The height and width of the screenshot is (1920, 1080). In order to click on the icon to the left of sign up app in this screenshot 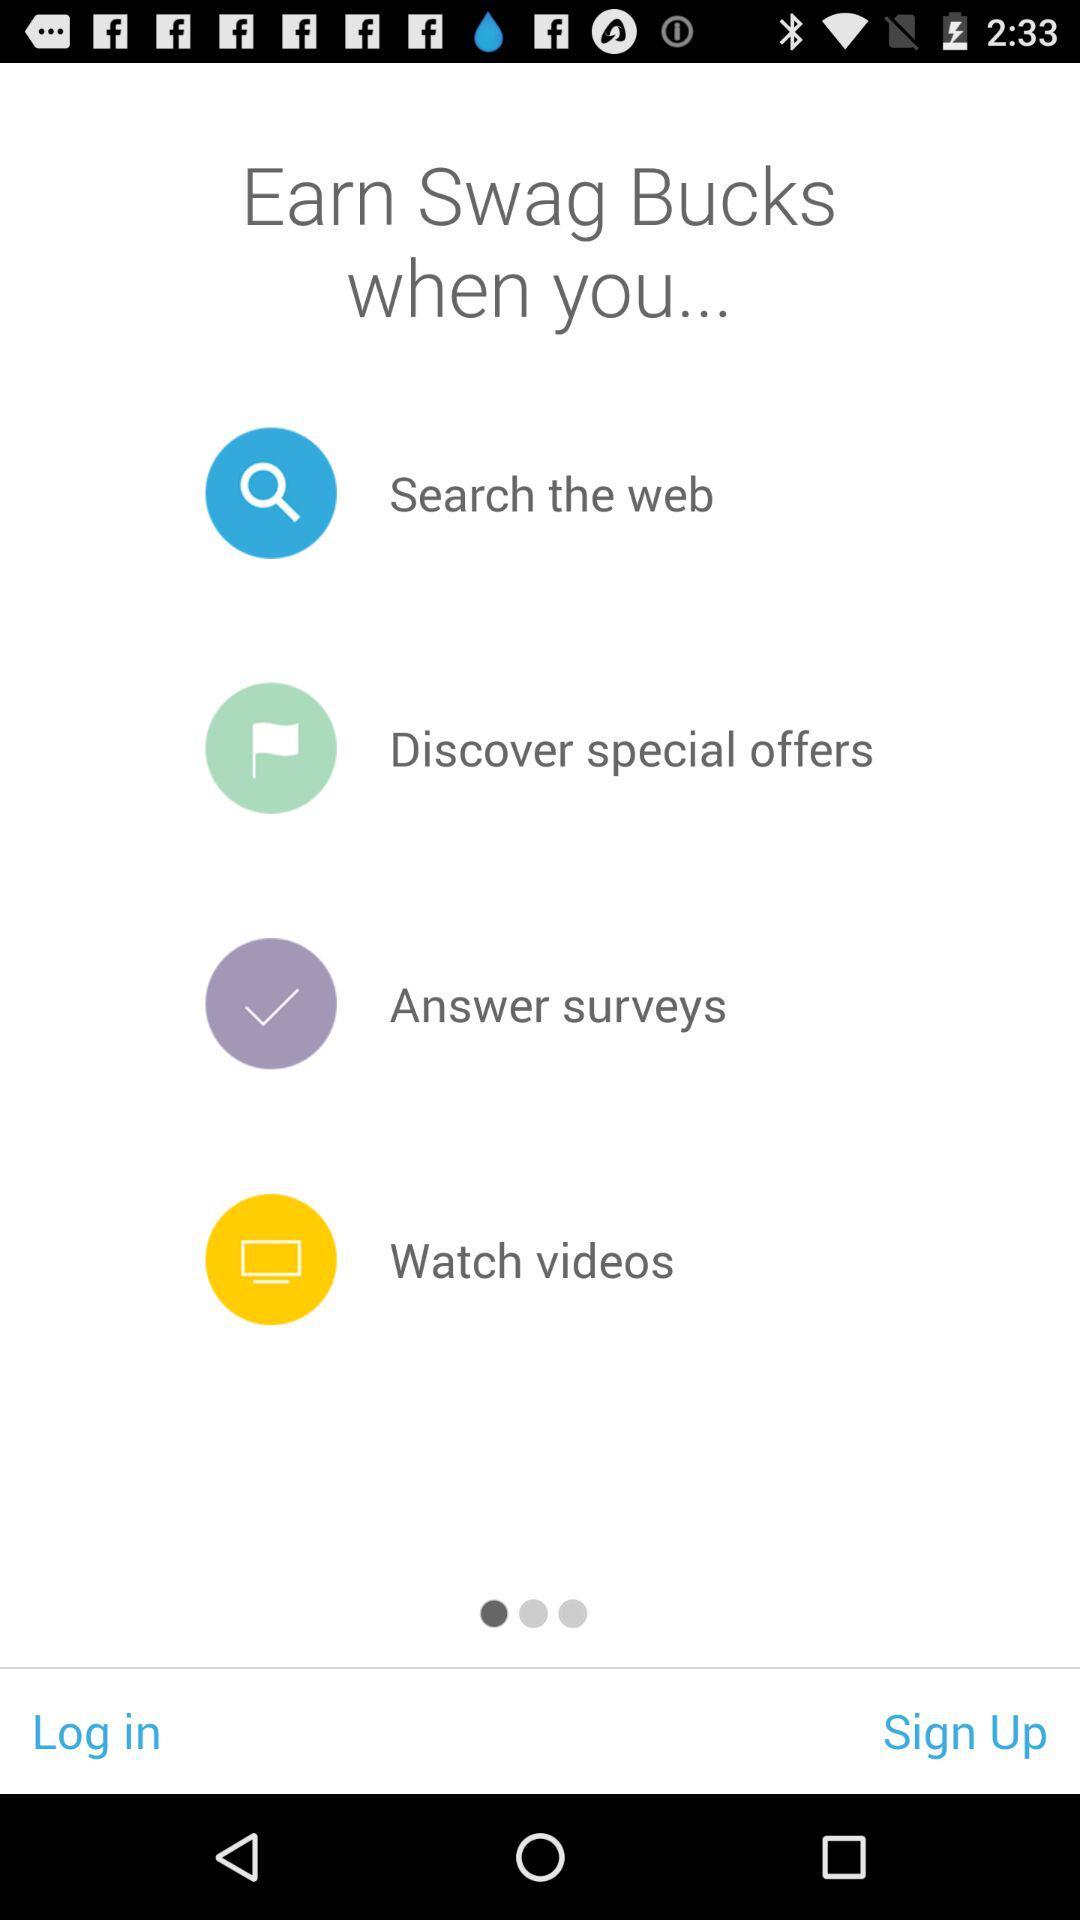, I will do `click(96, 1729)`.